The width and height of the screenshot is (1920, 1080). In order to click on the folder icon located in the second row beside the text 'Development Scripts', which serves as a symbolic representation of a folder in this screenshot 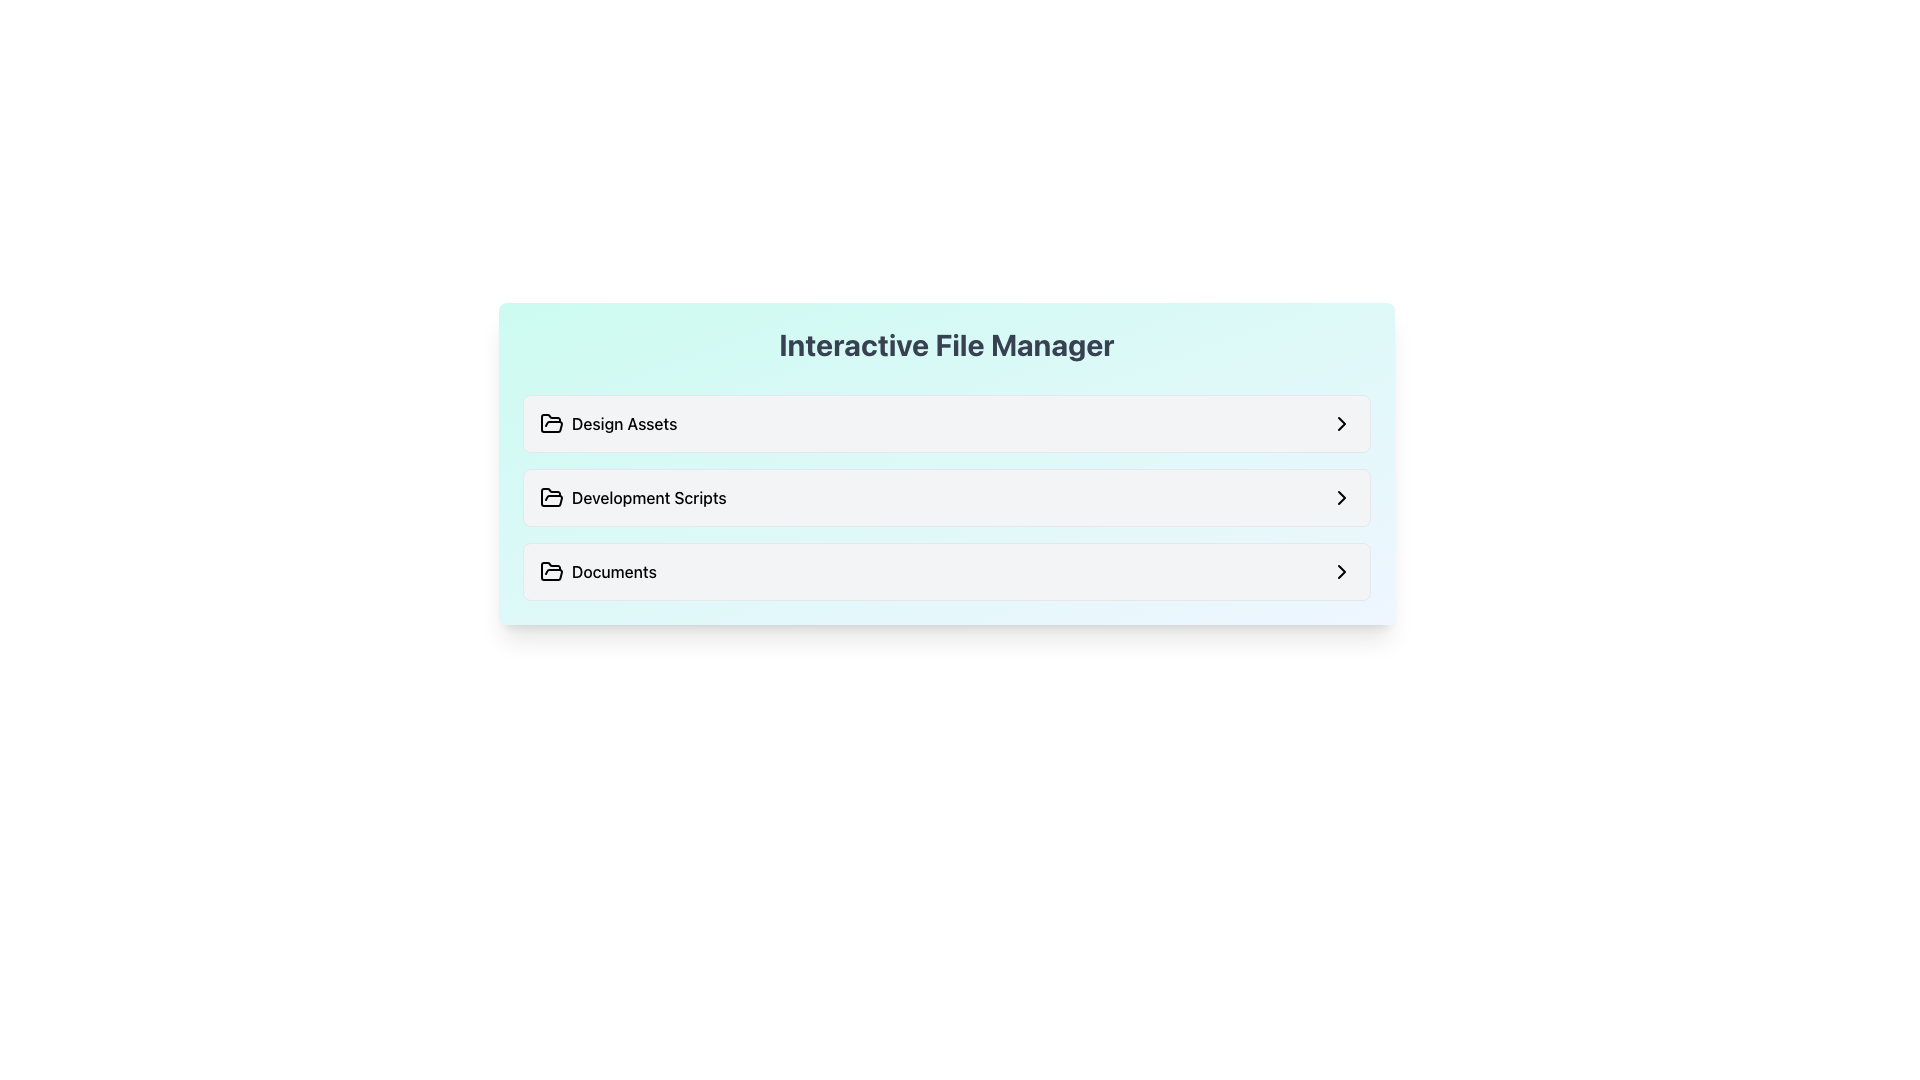, I will do `click(552, 496)`.